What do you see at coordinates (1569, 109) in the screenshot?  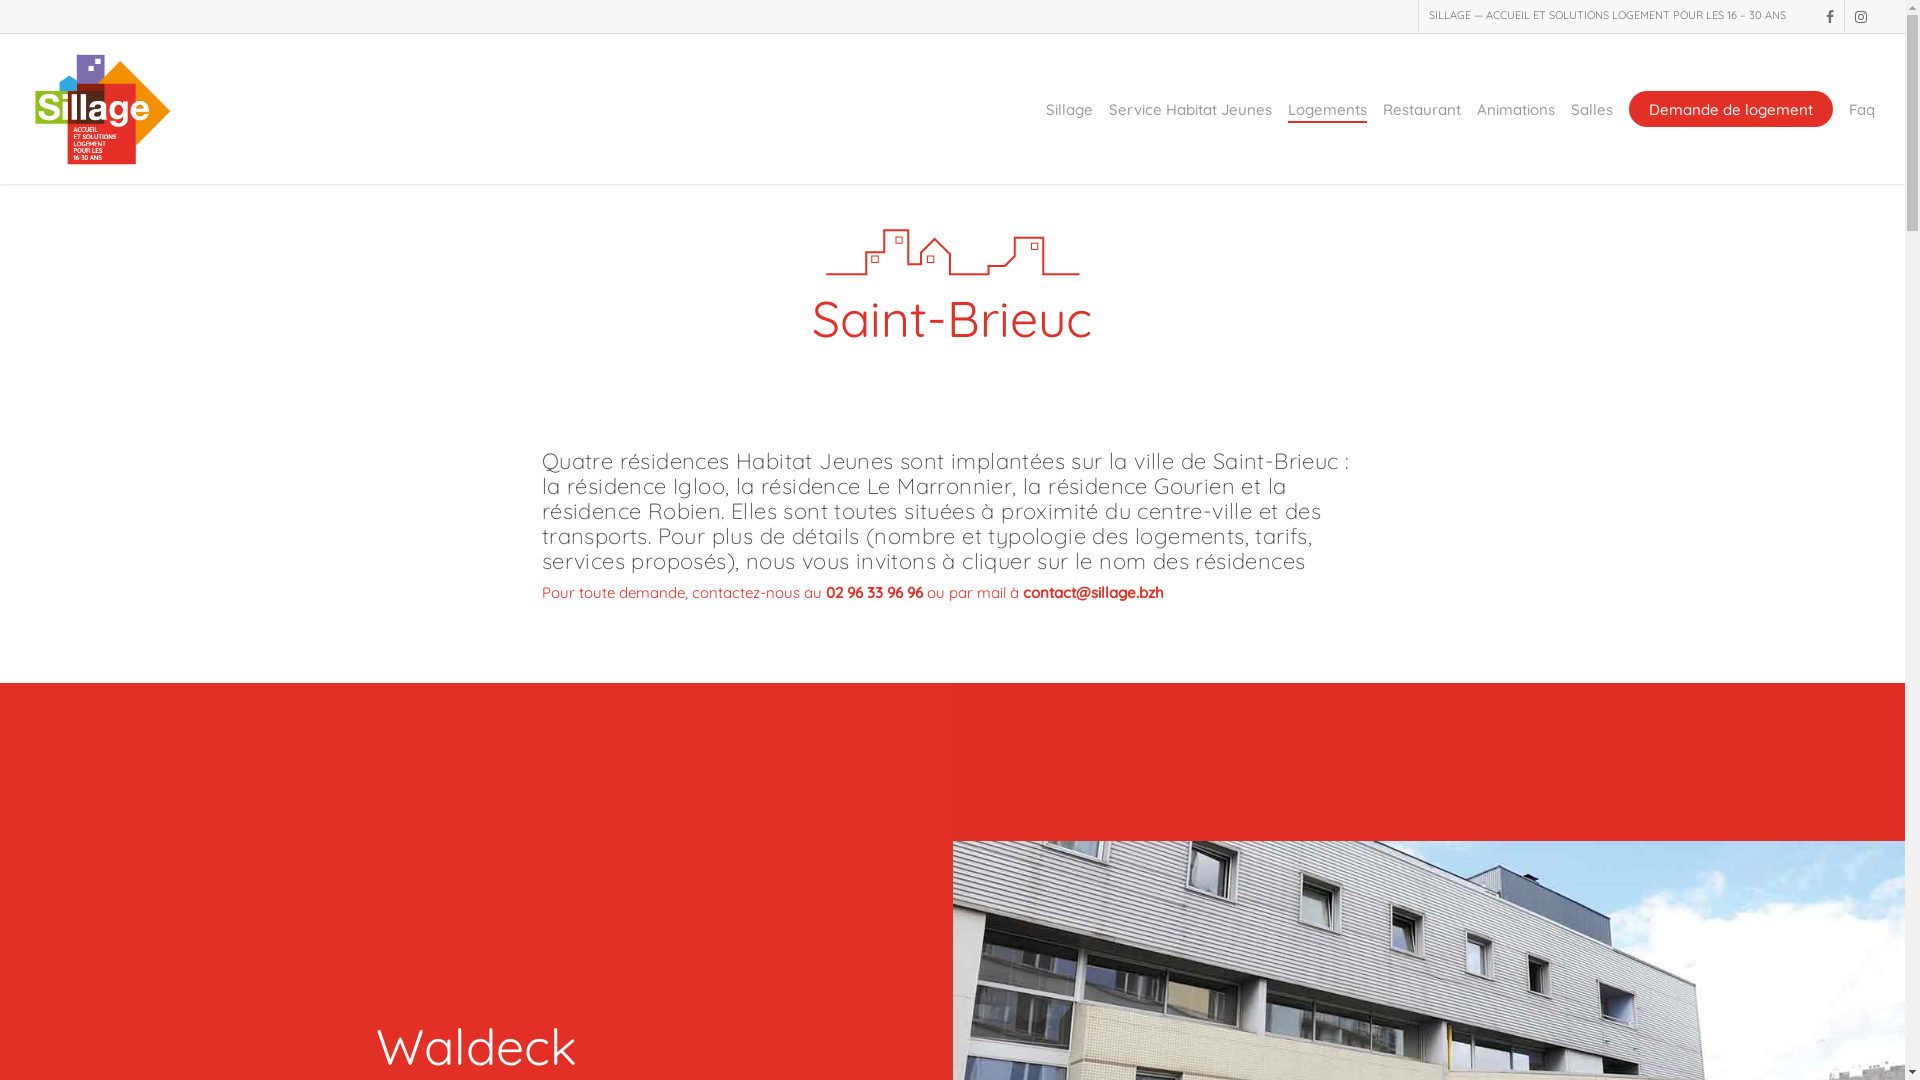 I see `'Salles'` at bounding box center [1569, 109].